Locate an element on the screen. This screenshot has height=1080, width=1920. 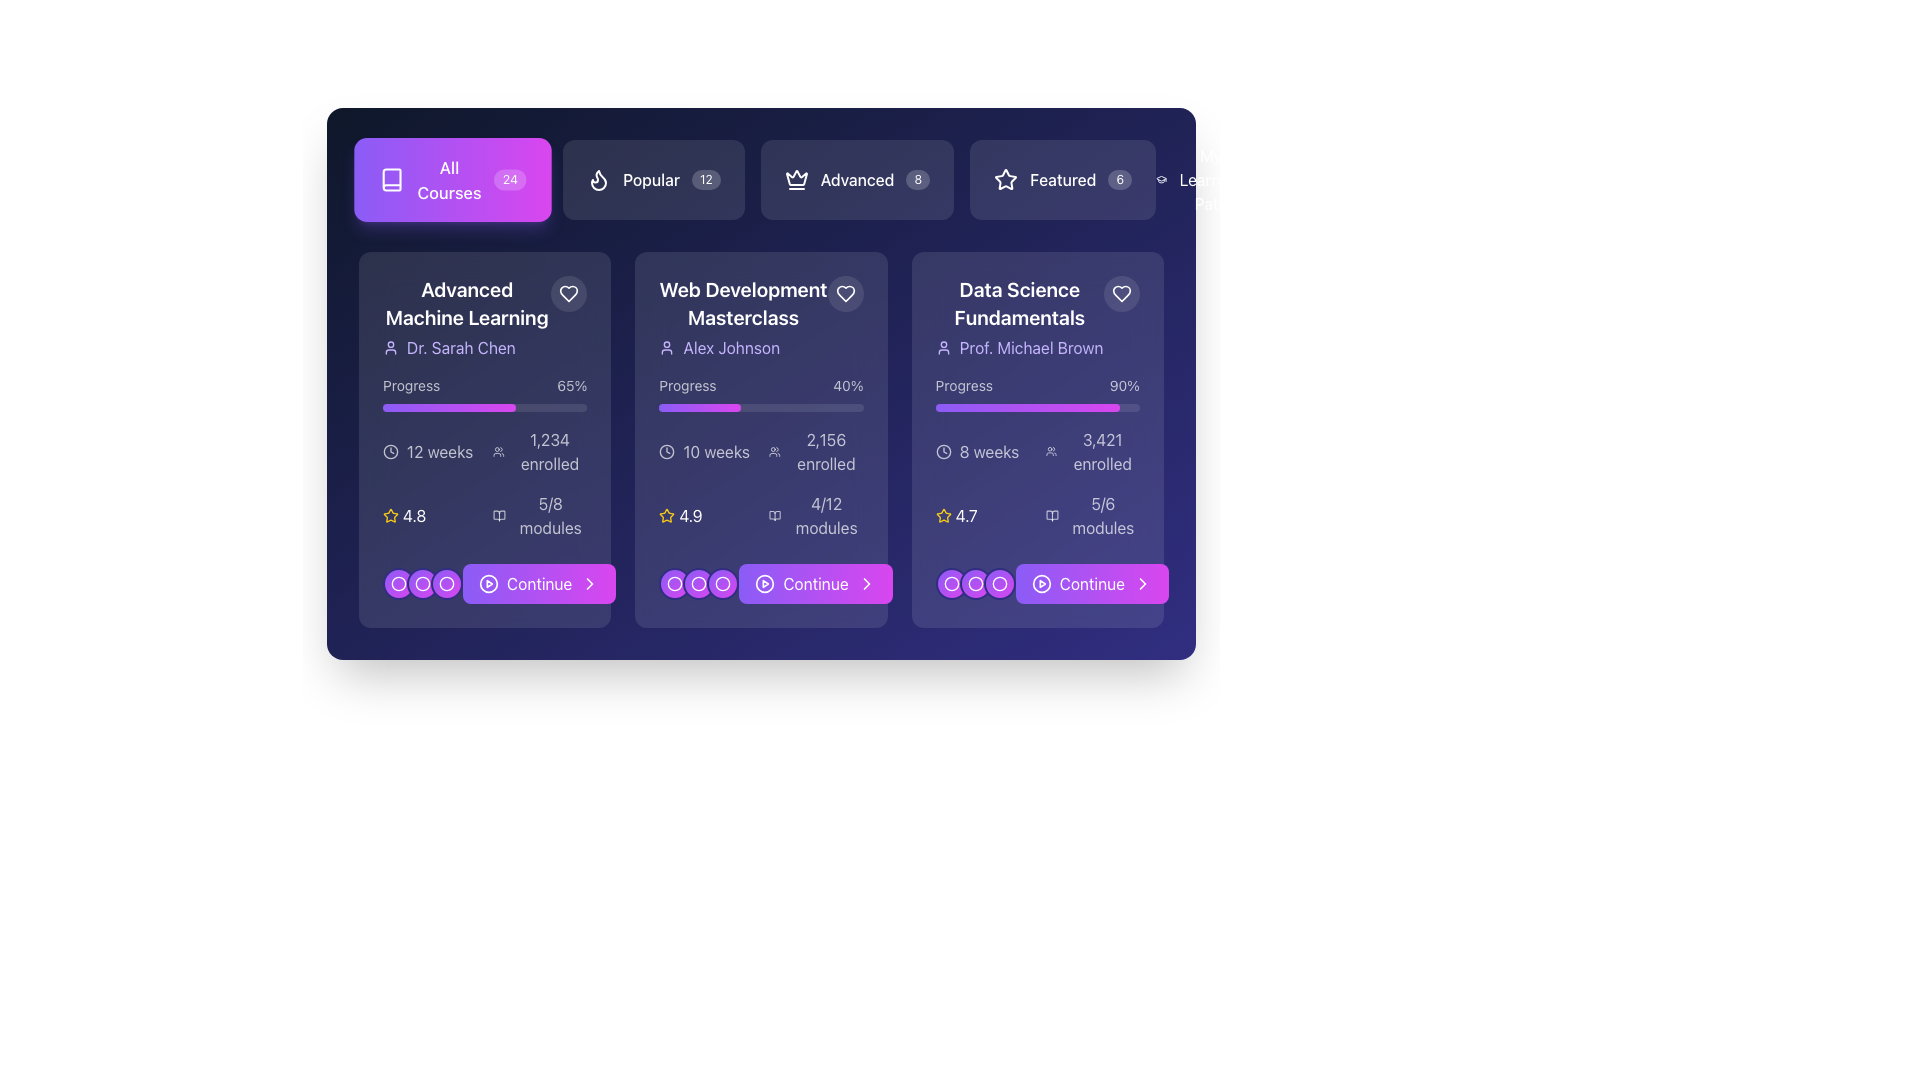
the rightmost circular indicator in the 'Progress' section below the 'Web Development Masterclass' card is located at coordinates (722, 583).